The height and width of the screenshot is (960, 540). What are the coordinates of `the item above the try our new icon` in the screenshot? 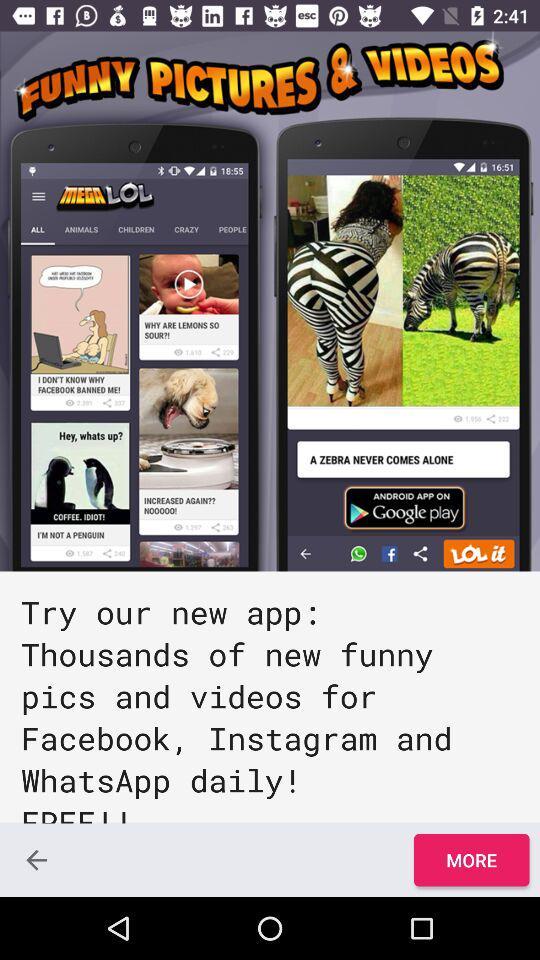 It's located at (270, 301).